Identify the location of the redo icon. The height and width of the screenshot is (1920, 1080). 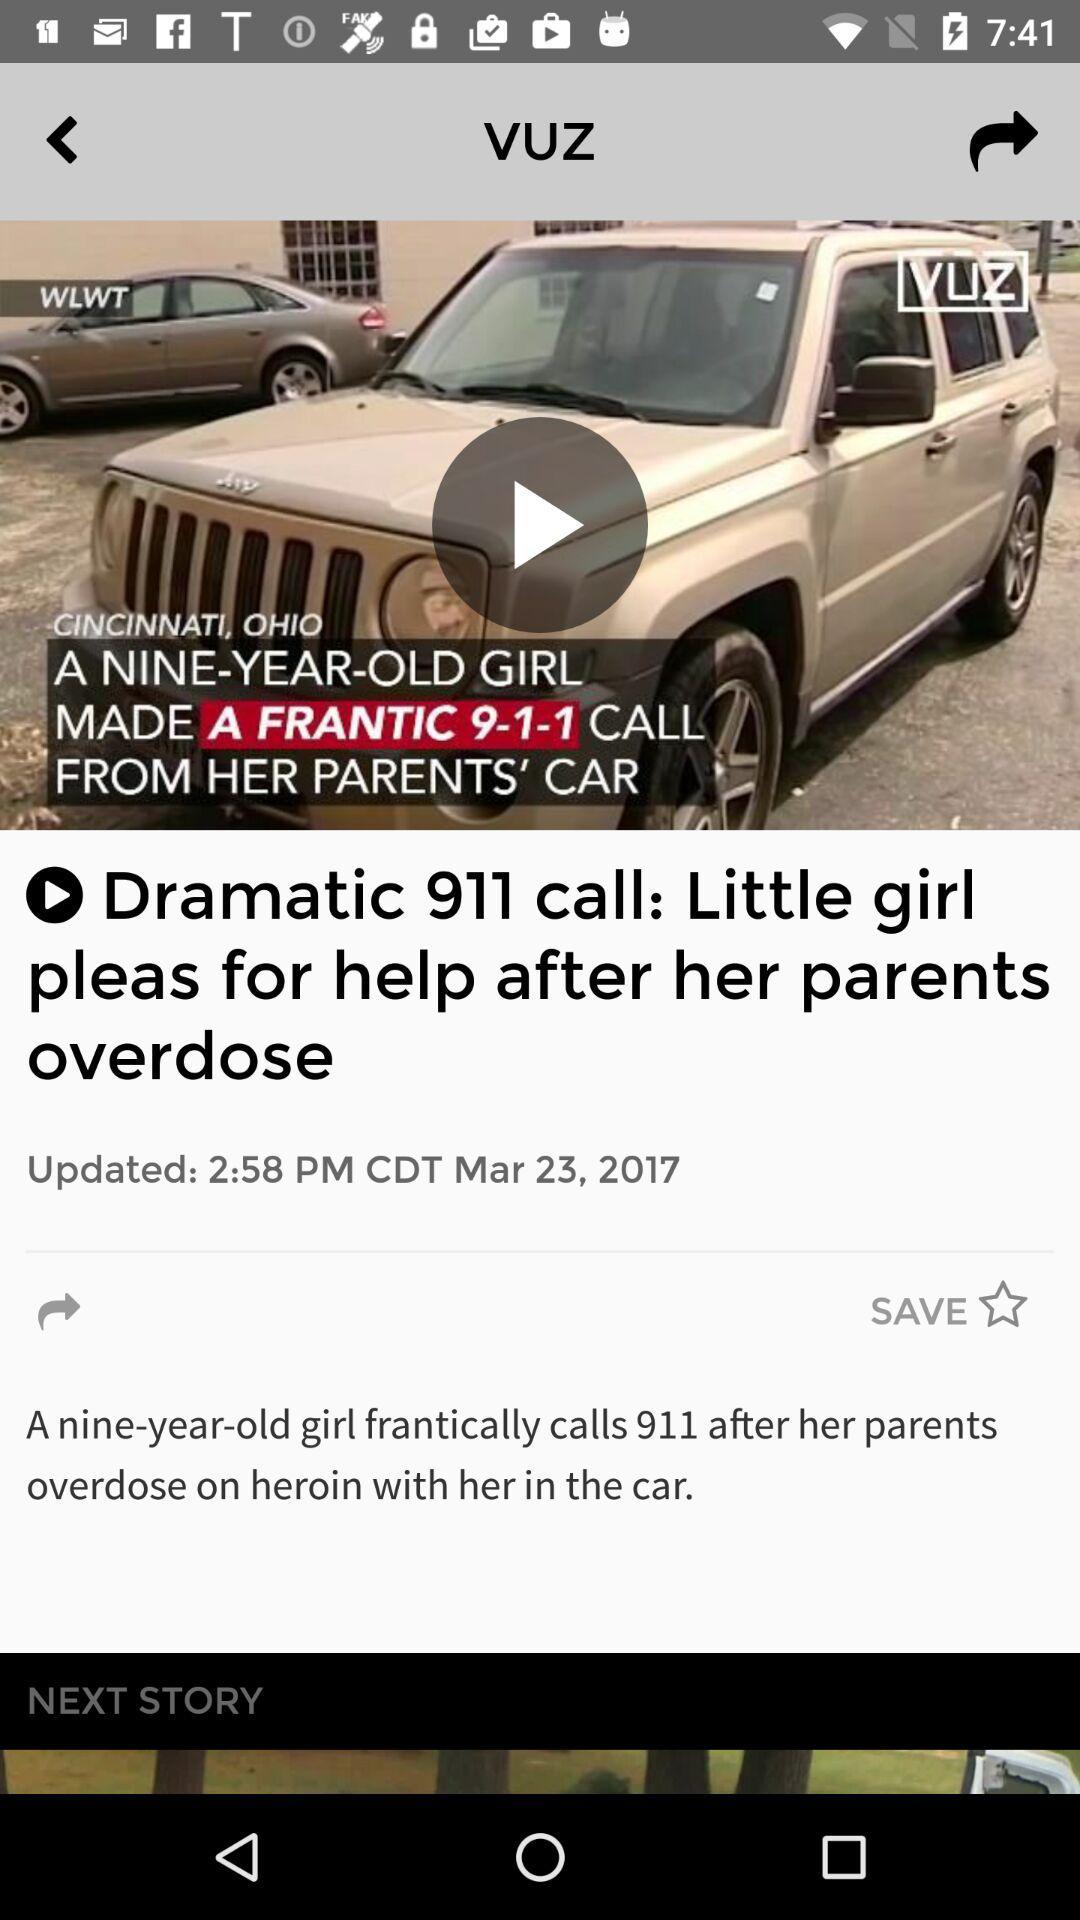
(1003, 140).